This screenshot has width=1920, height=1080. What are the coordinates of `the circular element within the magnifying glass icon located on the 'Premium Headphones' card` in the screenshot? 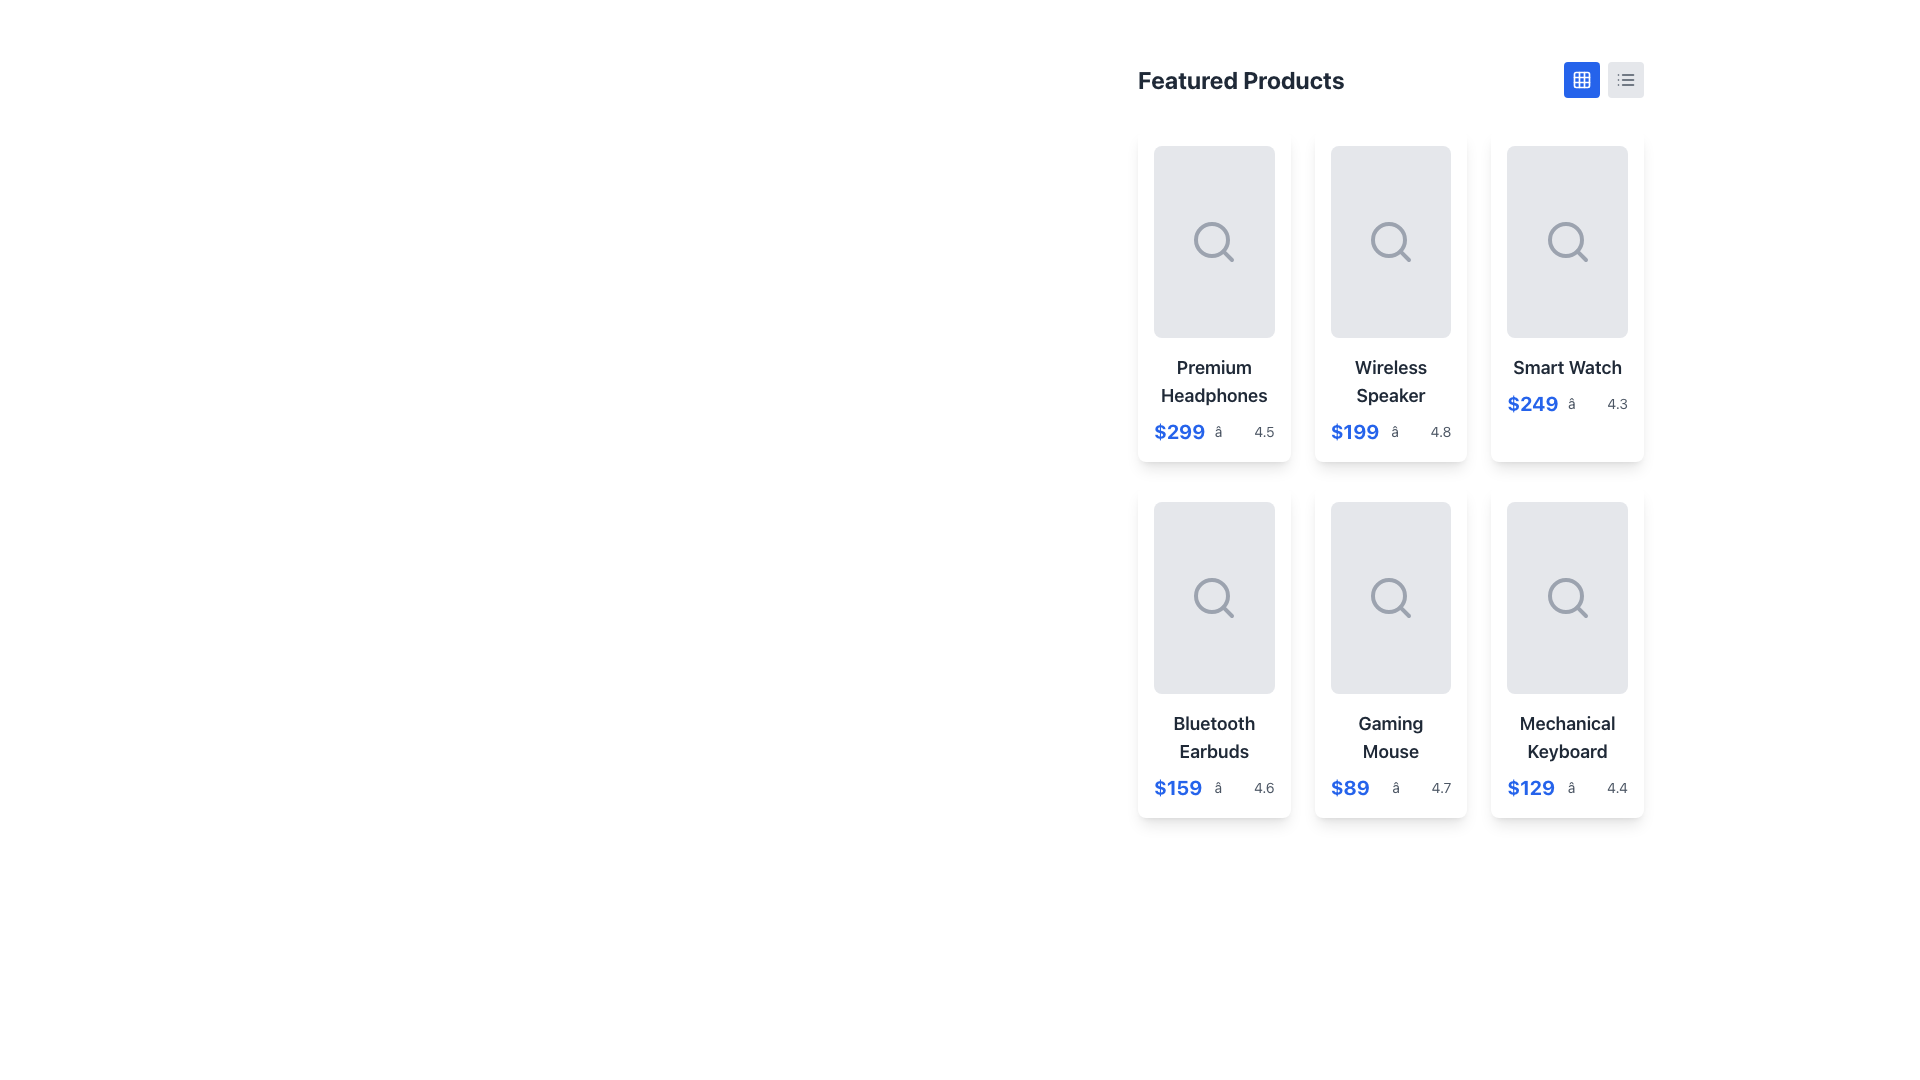 It's located at (1211, 238).